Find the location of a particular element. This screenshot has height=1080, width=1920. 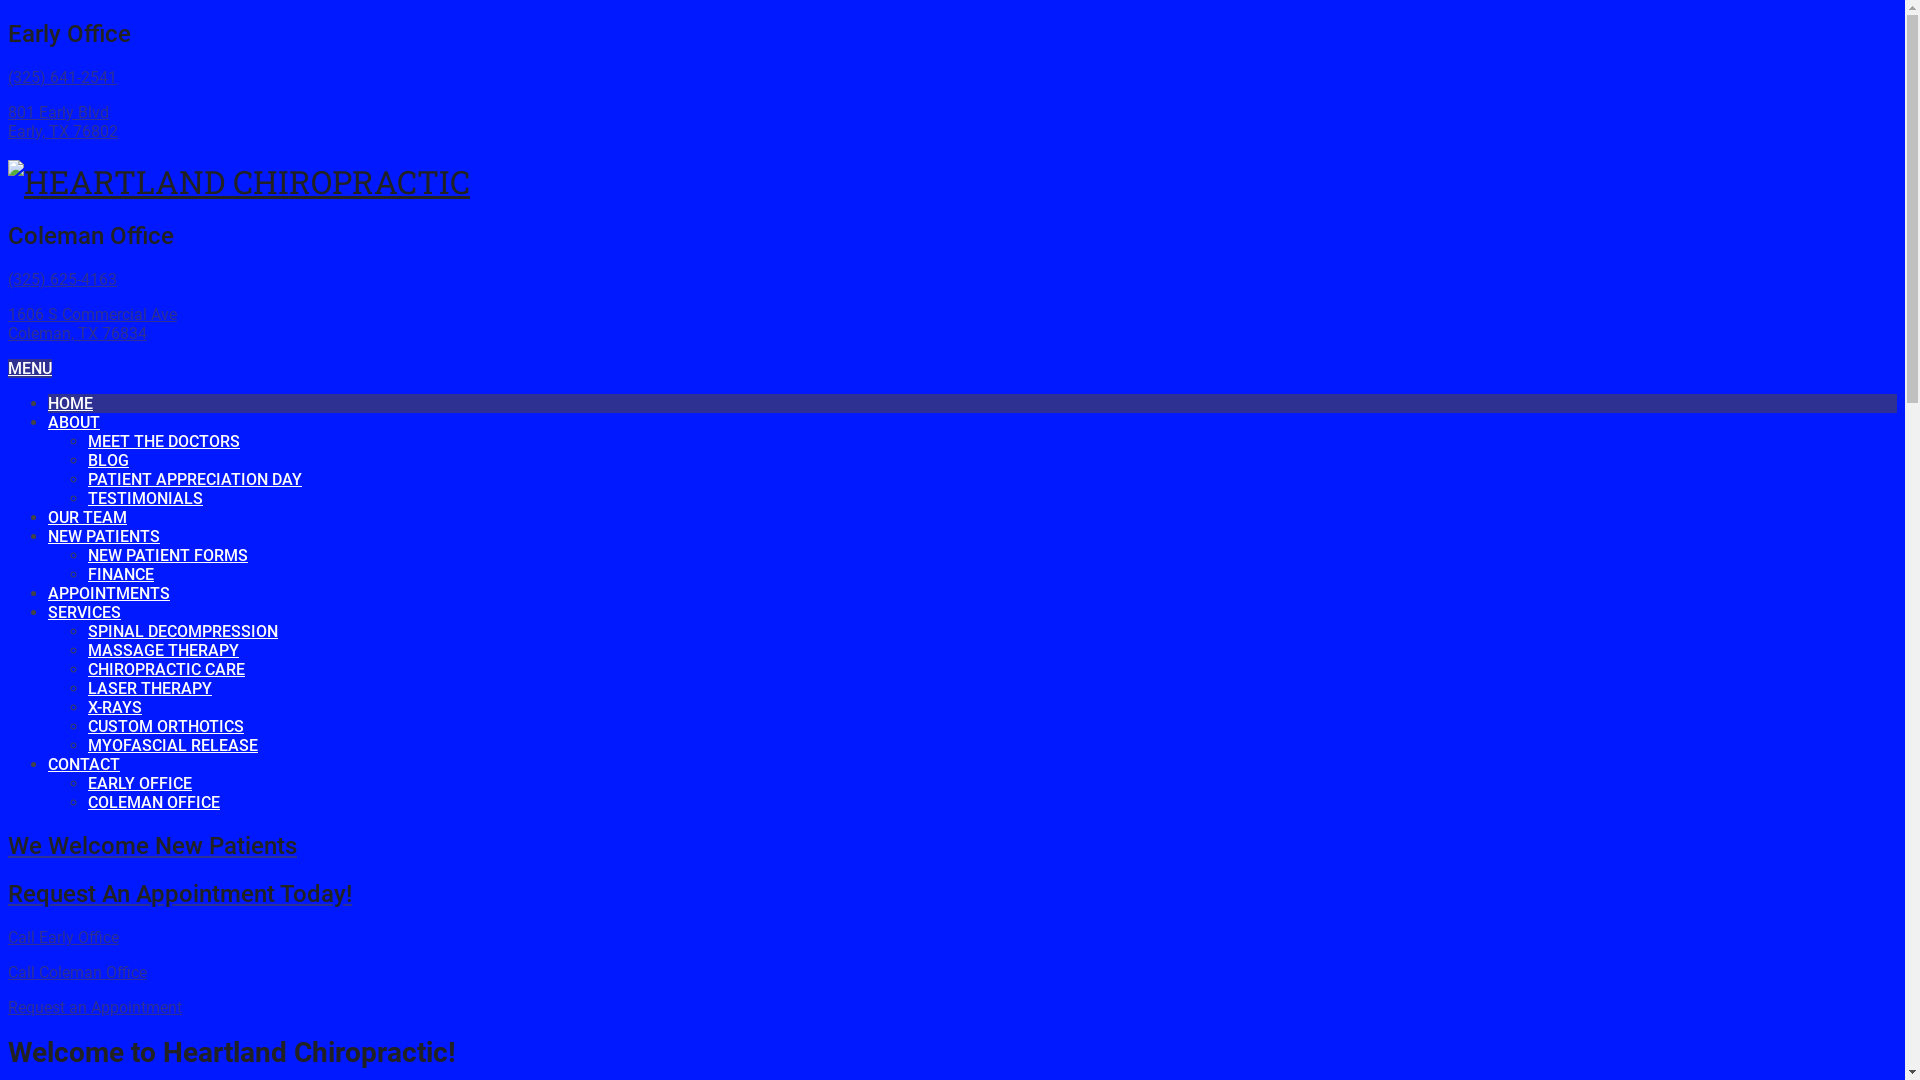

'X-RAYS' is located at coordinates (114, 706).